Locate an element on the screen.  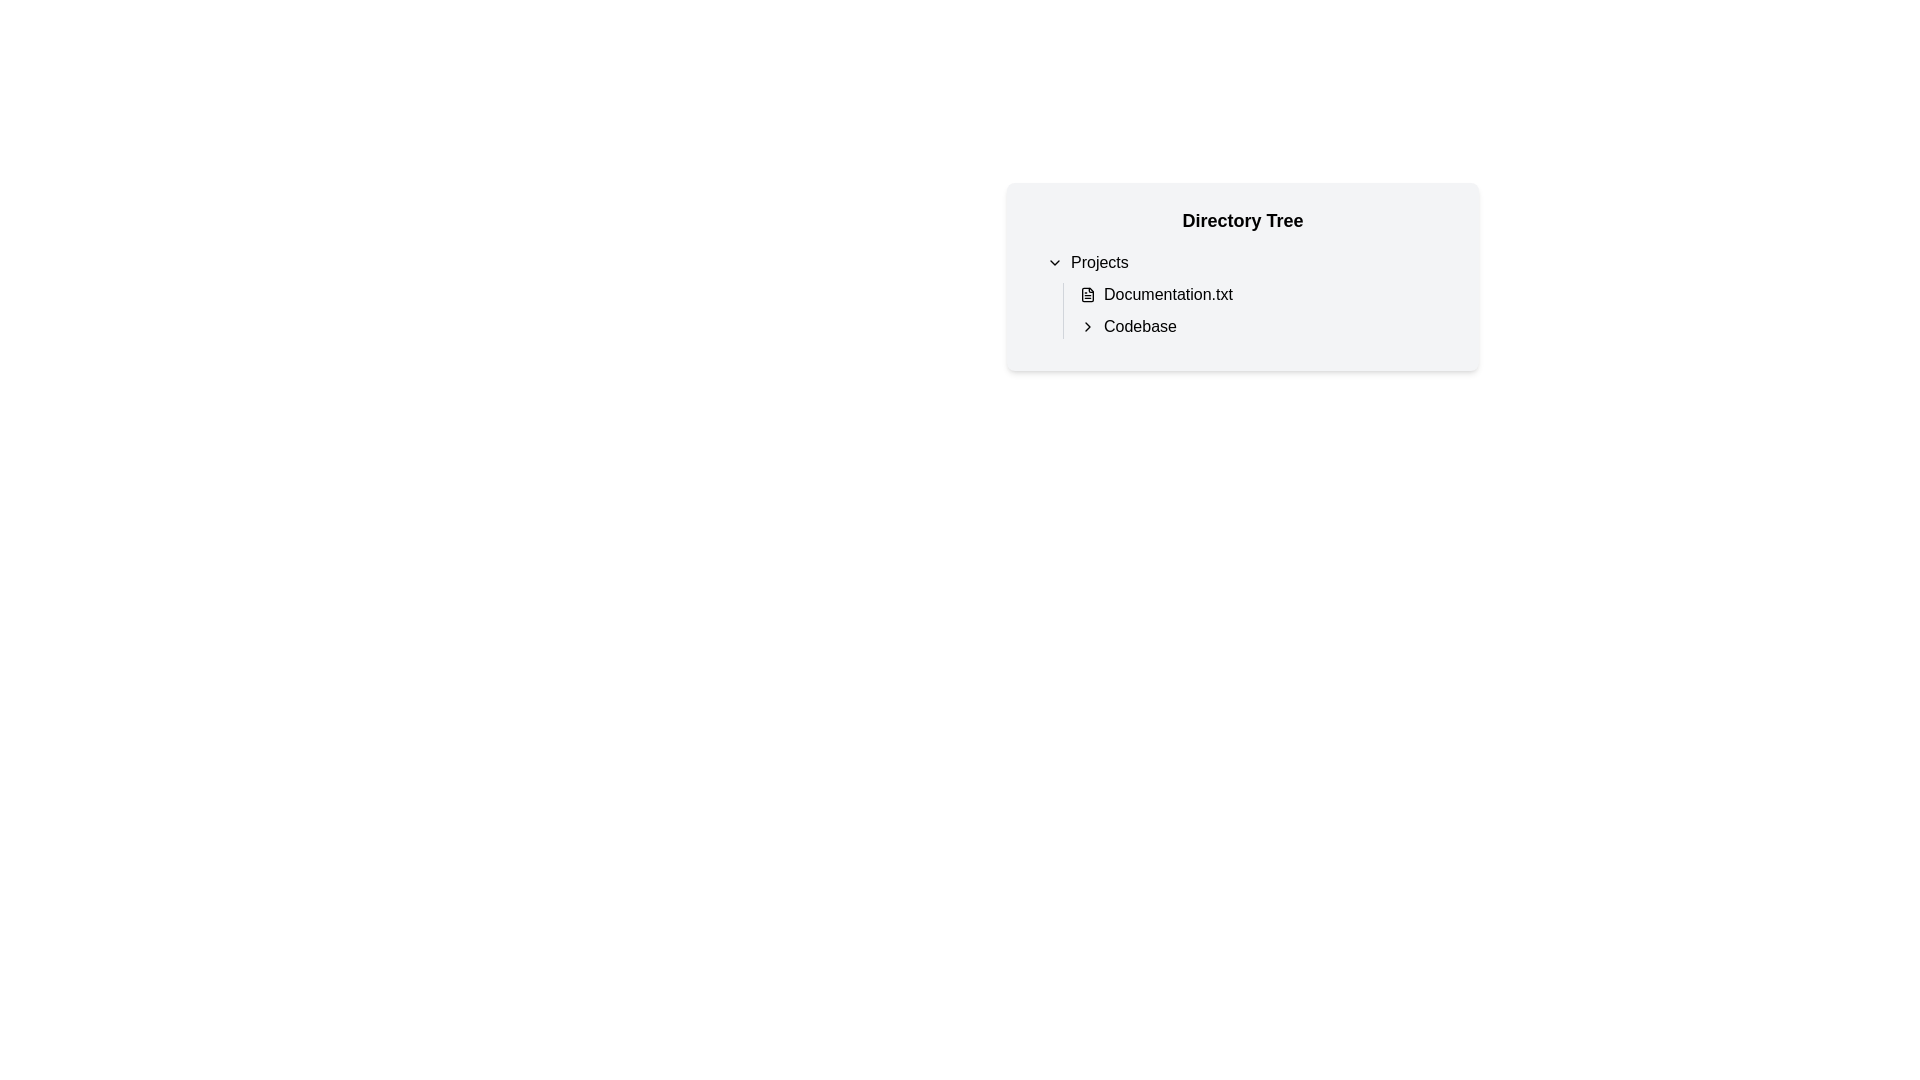
the Dropdown menu button at the top of the 'Projects' directory is located at coordinates (1250, 261).